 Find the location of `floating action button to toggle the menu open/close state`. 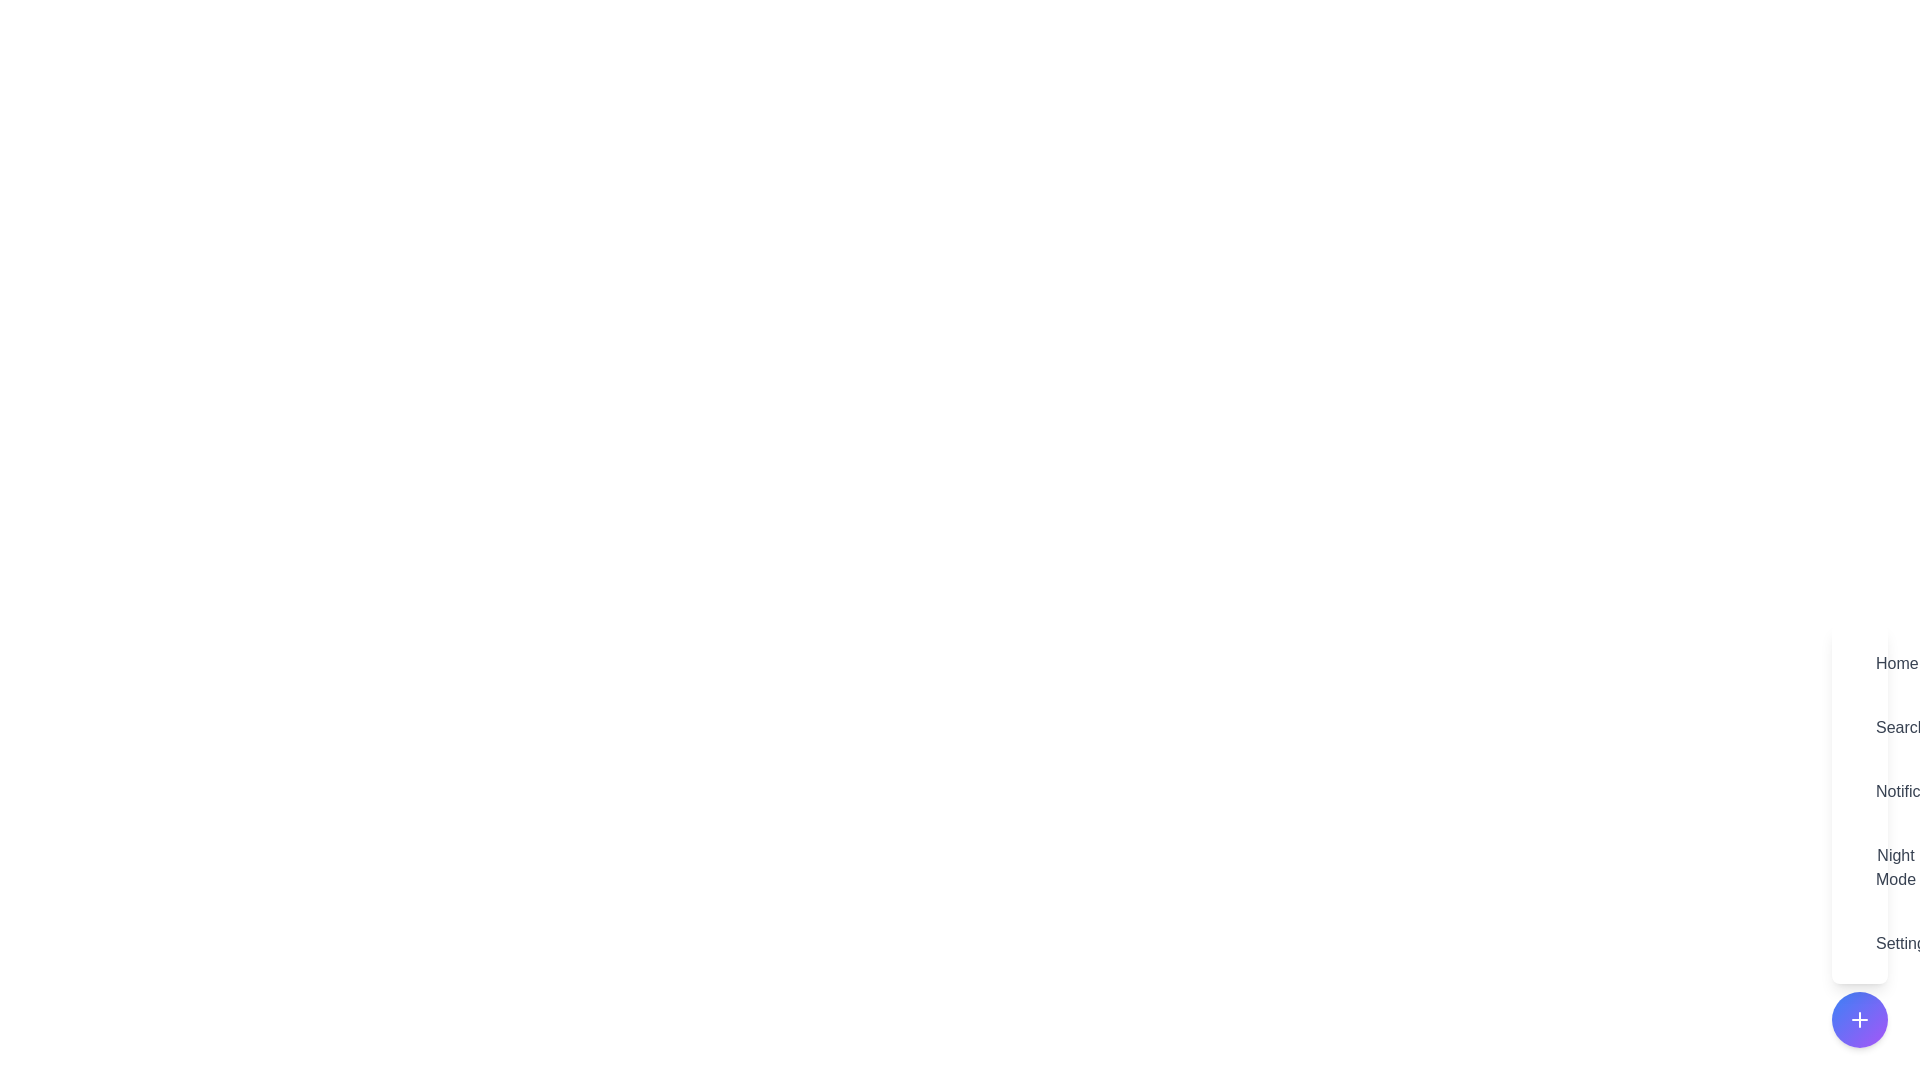

floating action button to toggle the menu open/close state is located at coordinates (1859, 1019).